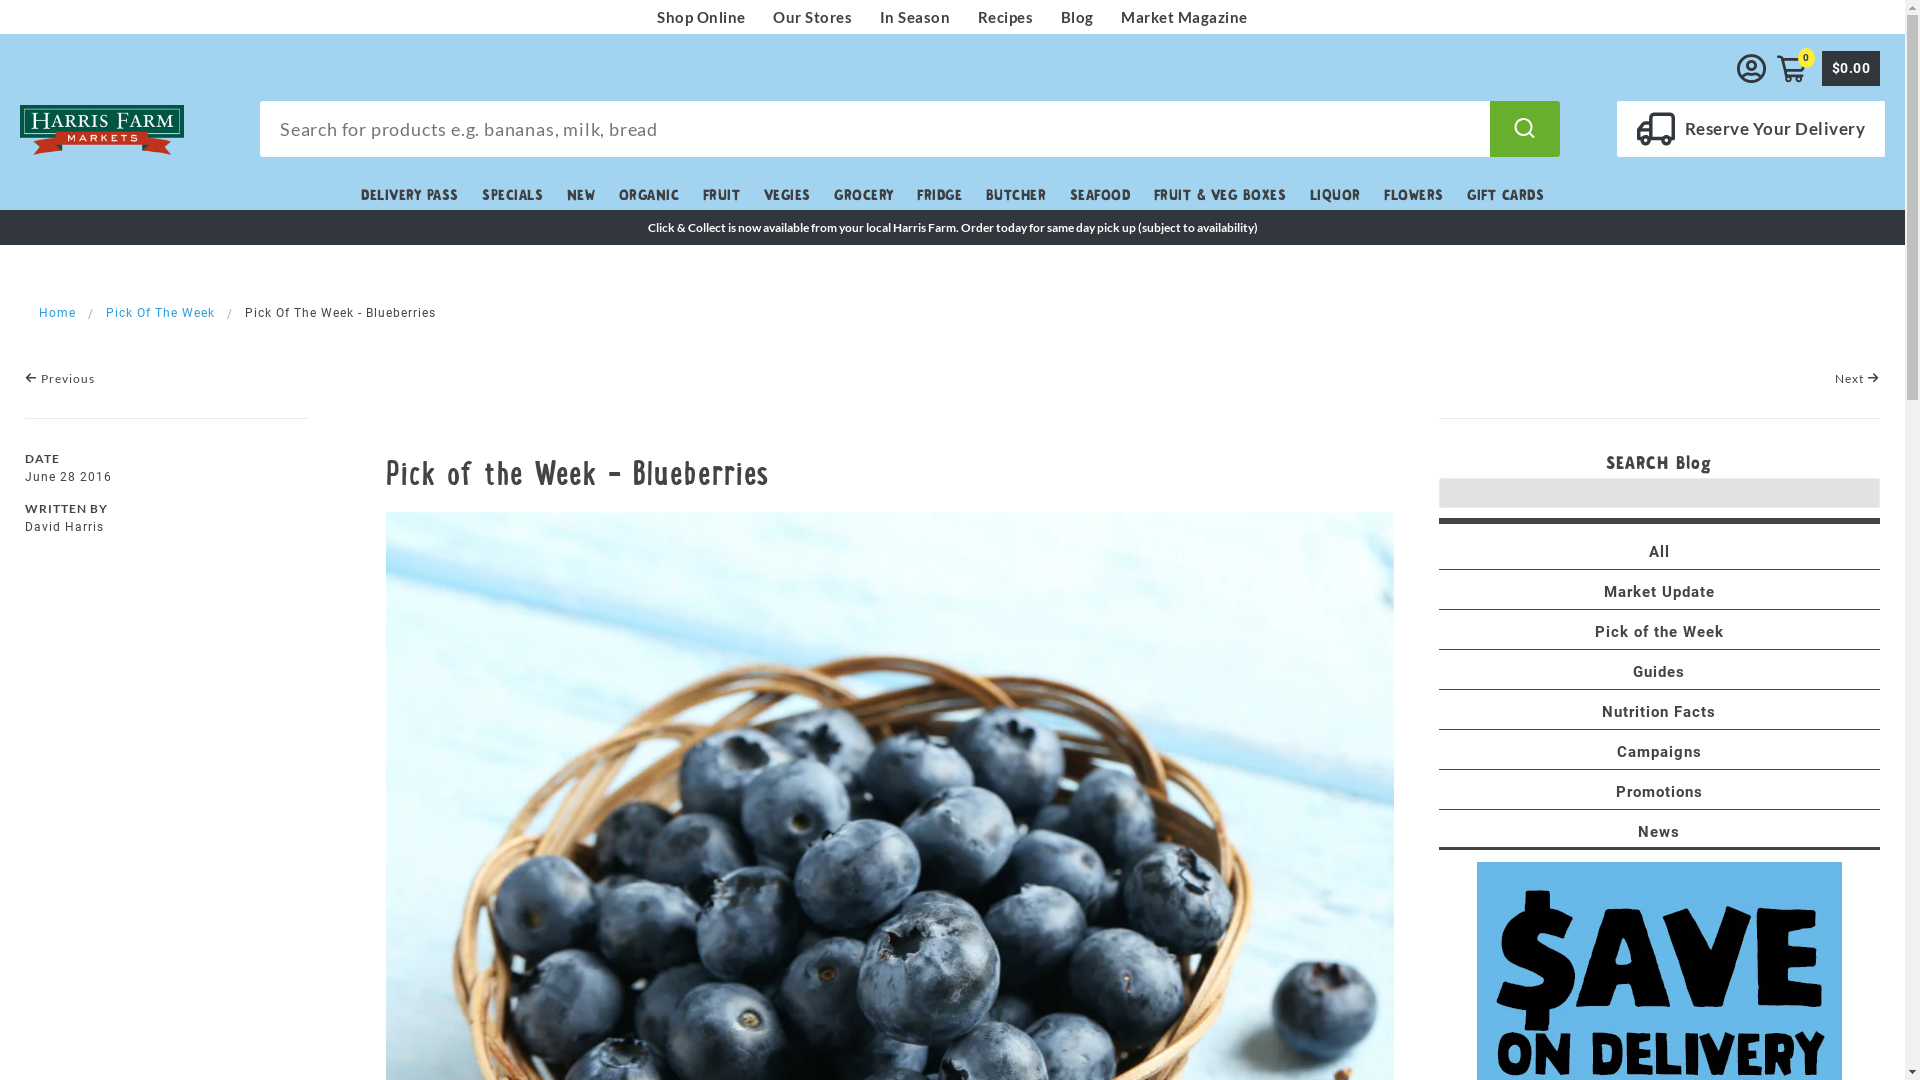 Image resolution: width=1920 pixels, height=1080 pixels. I want to click on 'Pick Of The Week', so click(160, 312).